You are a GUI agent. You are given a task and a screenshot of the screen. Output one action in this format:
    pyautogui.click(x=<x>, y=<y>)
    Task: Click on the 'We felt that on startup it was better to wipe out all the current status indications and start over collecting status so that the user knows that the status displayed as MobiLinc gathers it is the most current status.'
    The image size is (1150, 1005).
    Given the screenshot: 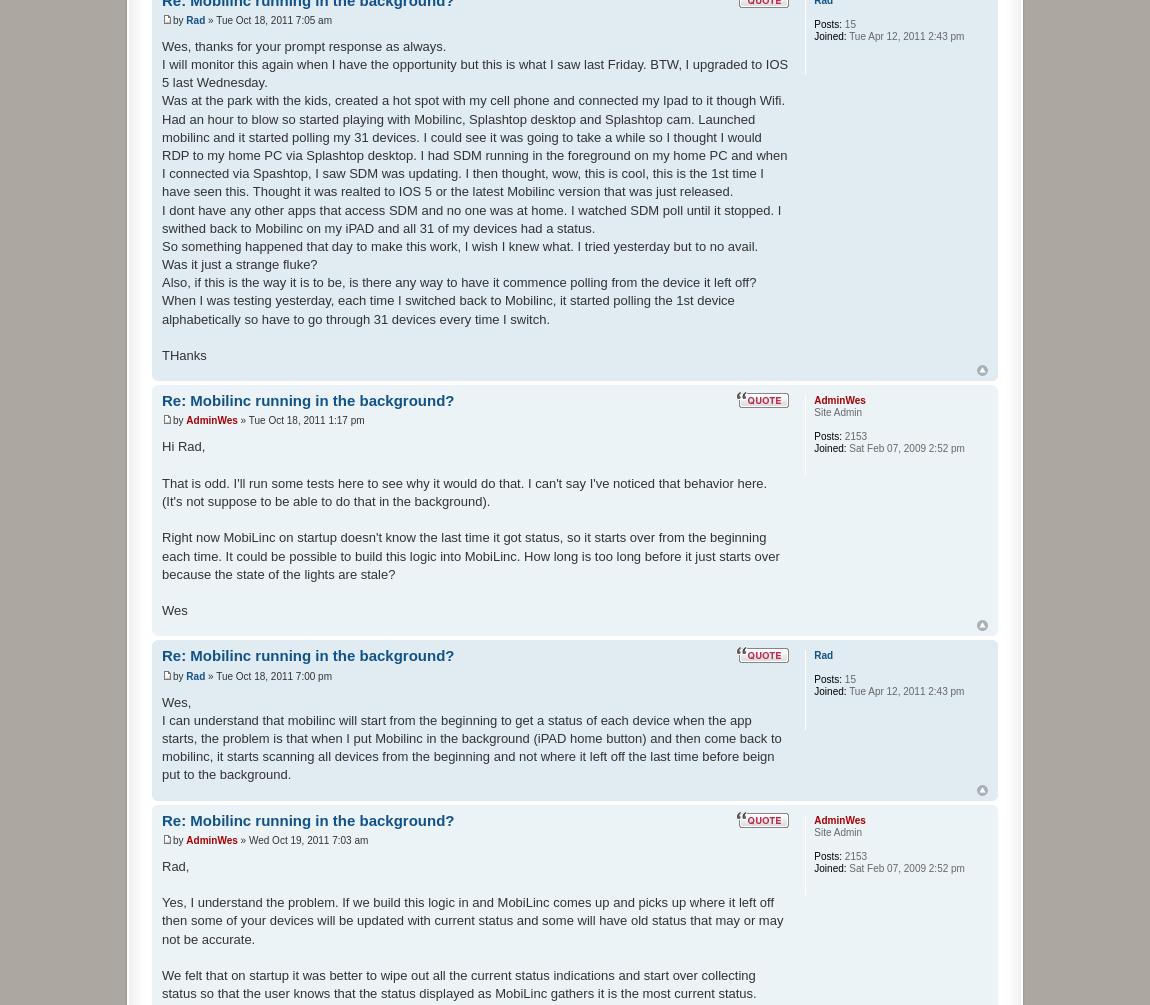 What is the action you would take?
    pyautogui.click(x=458, y=982)
    